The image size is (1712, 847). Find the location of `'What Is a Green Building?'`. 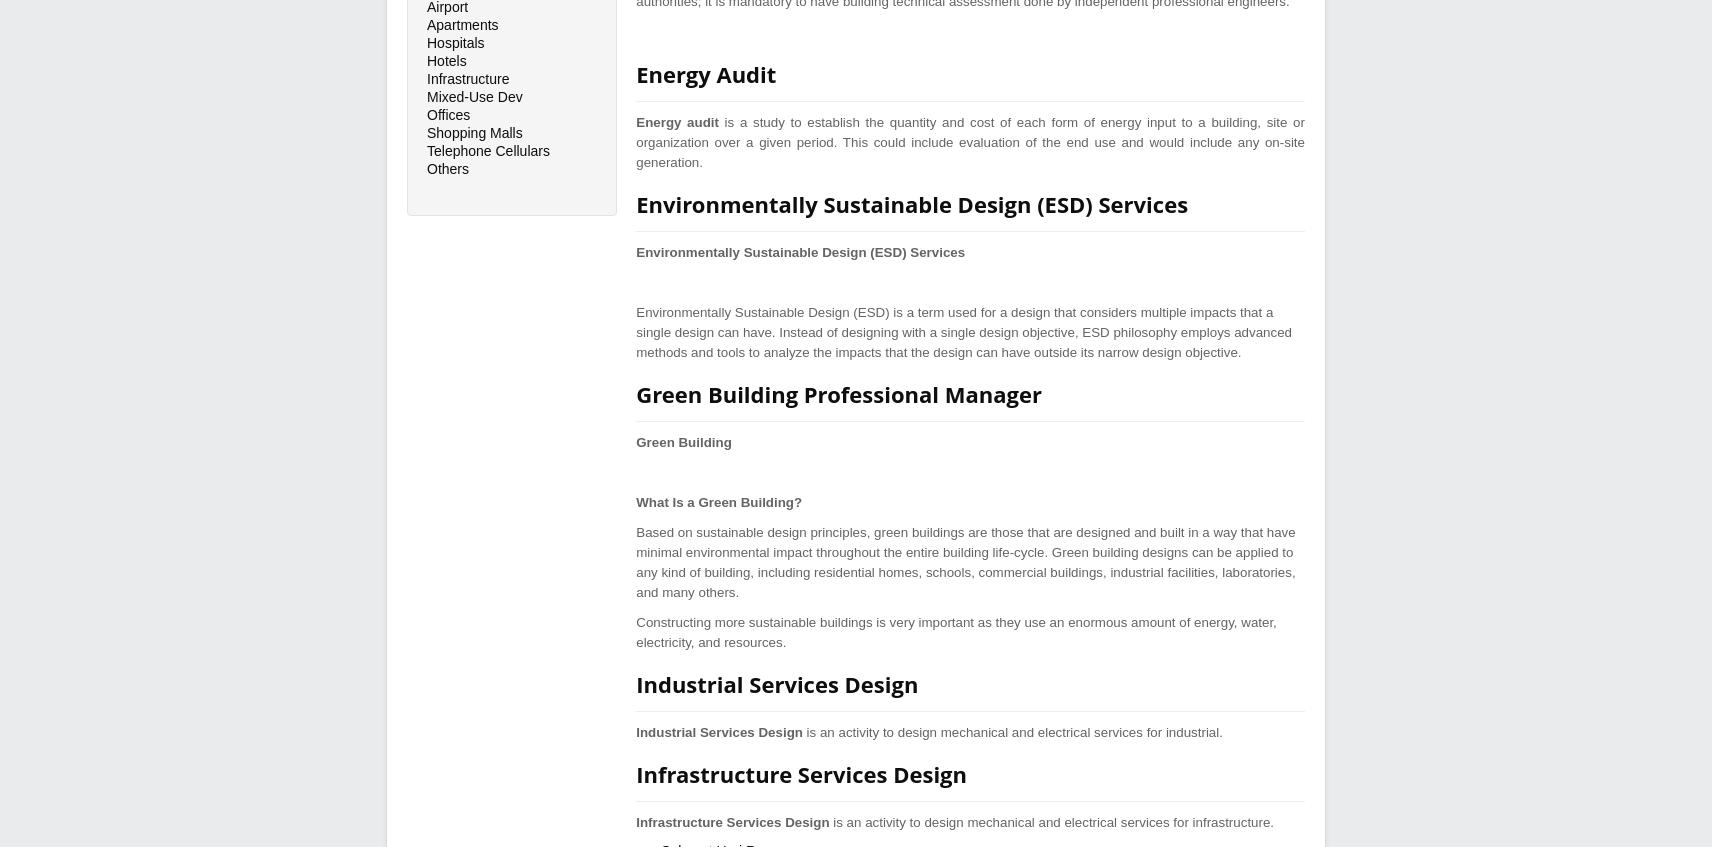

'What Is a Green Building?' is located at coordinates (719, 500).